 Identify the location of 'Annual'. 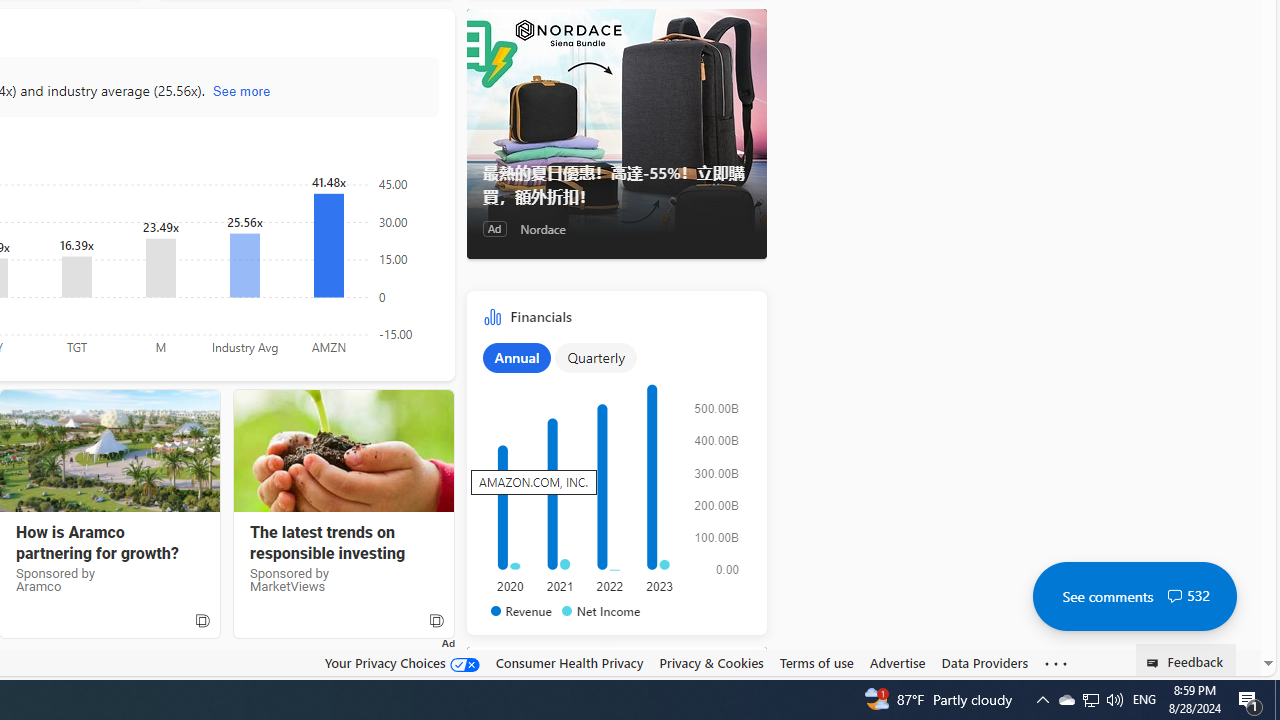
(517, 356).